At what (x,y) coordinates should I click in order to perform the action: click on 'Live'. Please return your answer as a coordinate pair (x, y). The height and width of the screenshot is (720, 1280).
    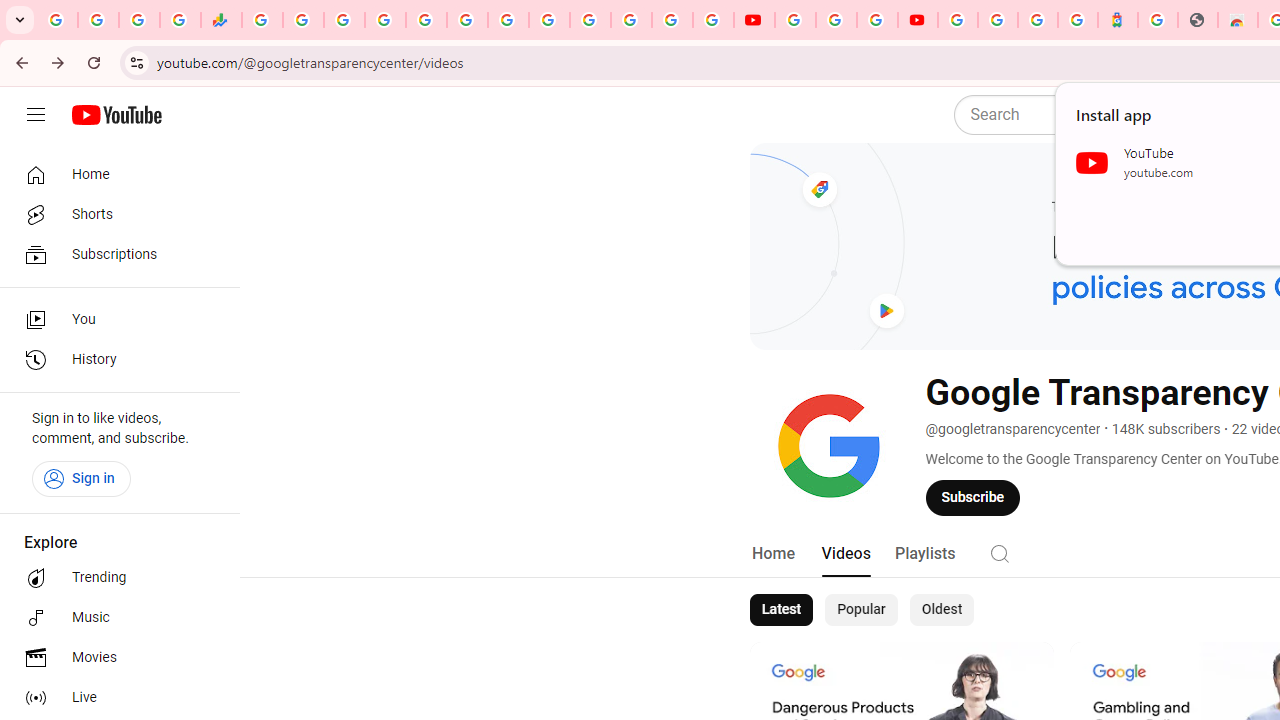
    Looking at the image, I should click on (112, 697).